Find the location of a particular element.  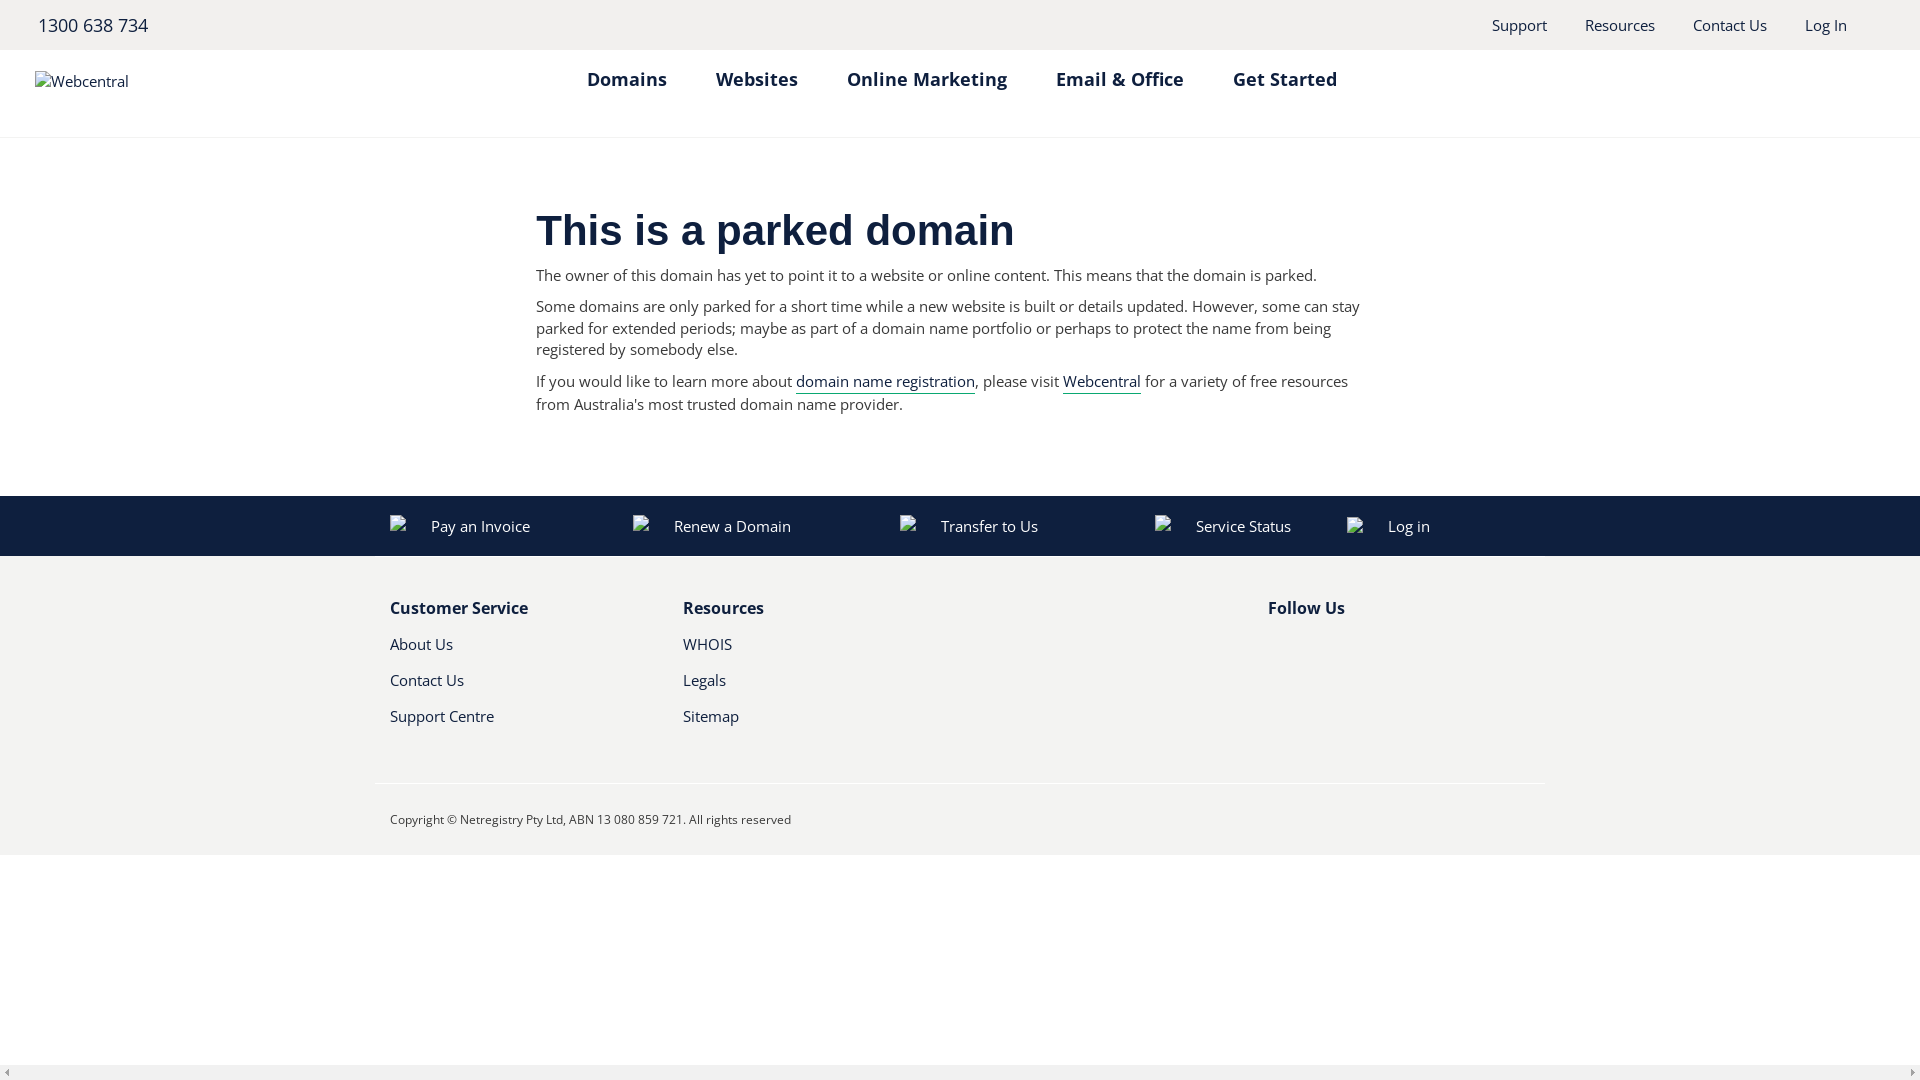

'Get Started' is located at coordinates (1283, 68).